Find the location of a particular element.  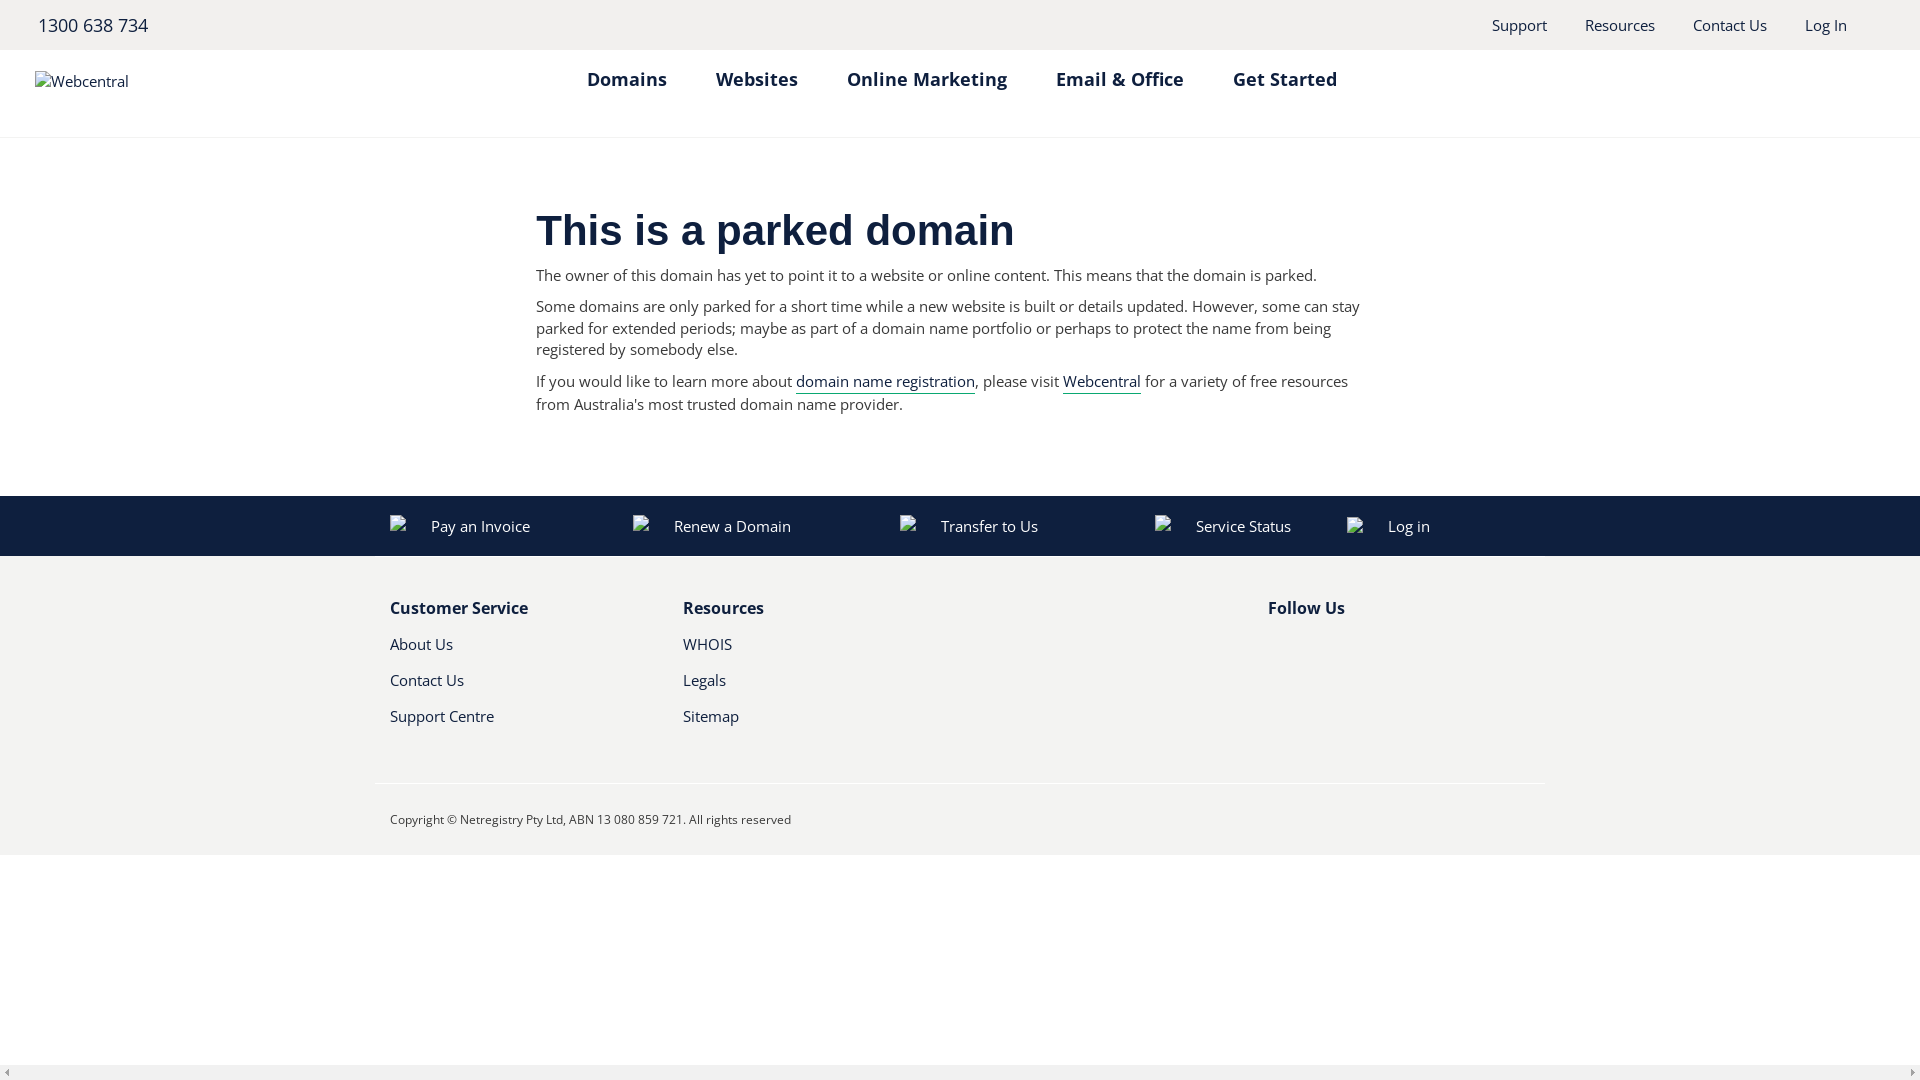

'Get Started' is located at coordinates (1283, 68).